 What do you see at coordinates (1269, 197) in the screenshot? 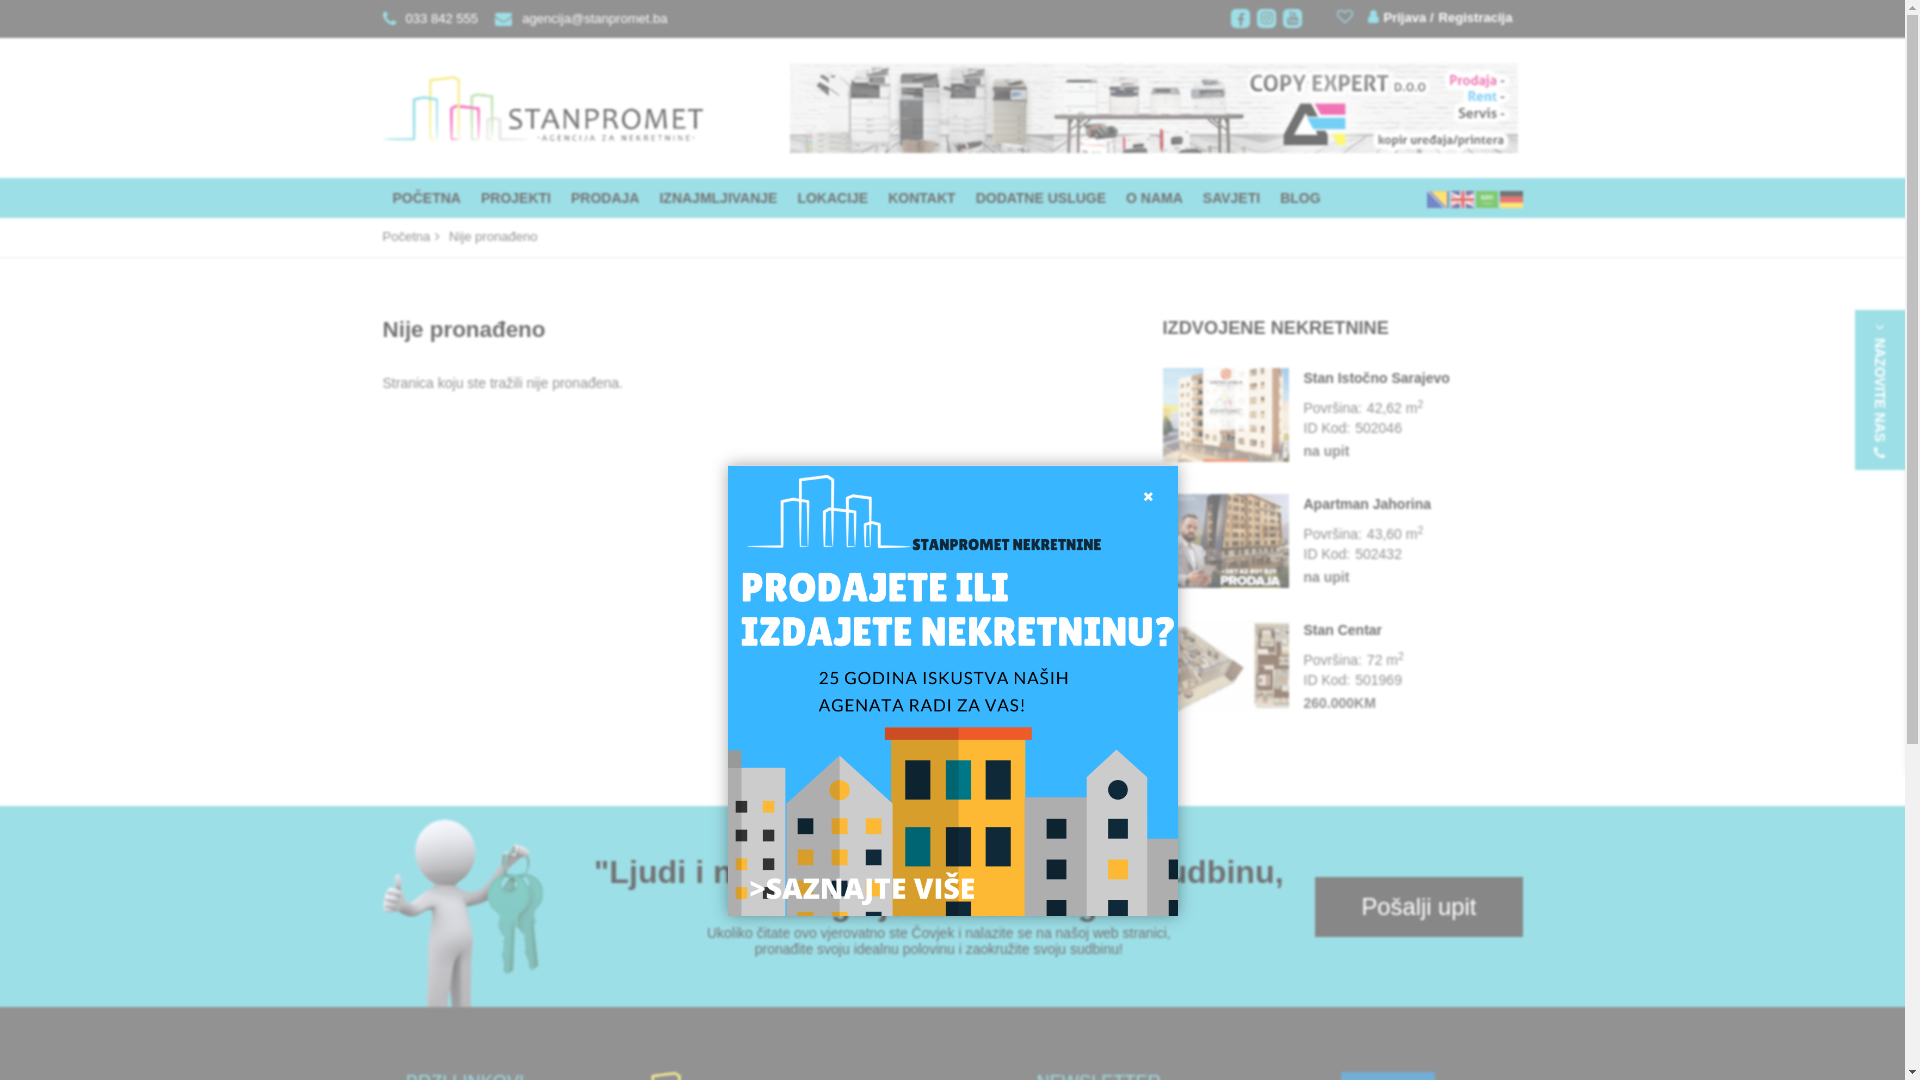
I see `'BLOG'` at bounding box center [1269, 197].